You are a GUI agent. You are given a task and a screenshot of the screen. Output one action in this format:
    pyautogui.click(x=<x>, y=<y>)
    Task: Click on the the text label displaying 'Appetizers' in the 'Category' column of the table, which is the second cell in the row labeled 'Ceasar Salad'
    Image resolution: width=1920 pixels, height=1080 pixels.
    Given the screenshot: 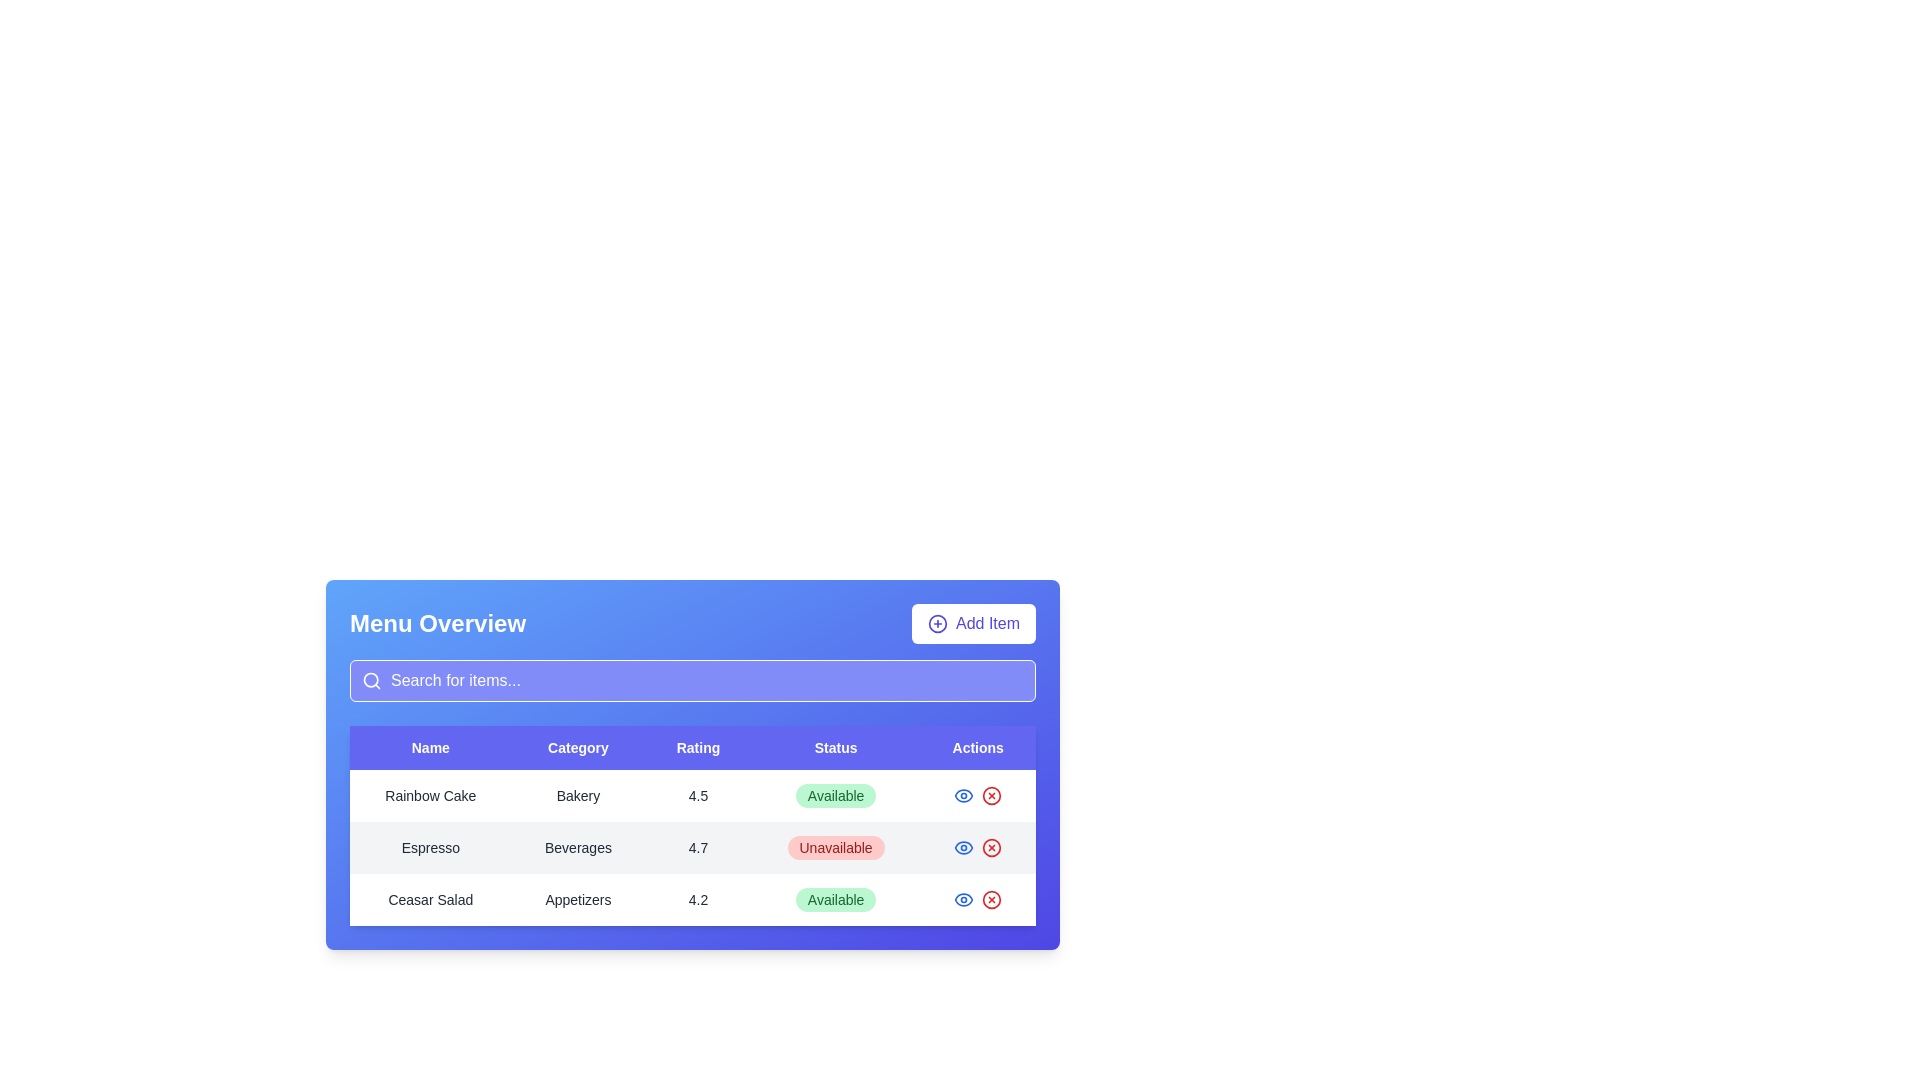 What is the action you would take?
    pyautogui.click(x=577, y=898)
    